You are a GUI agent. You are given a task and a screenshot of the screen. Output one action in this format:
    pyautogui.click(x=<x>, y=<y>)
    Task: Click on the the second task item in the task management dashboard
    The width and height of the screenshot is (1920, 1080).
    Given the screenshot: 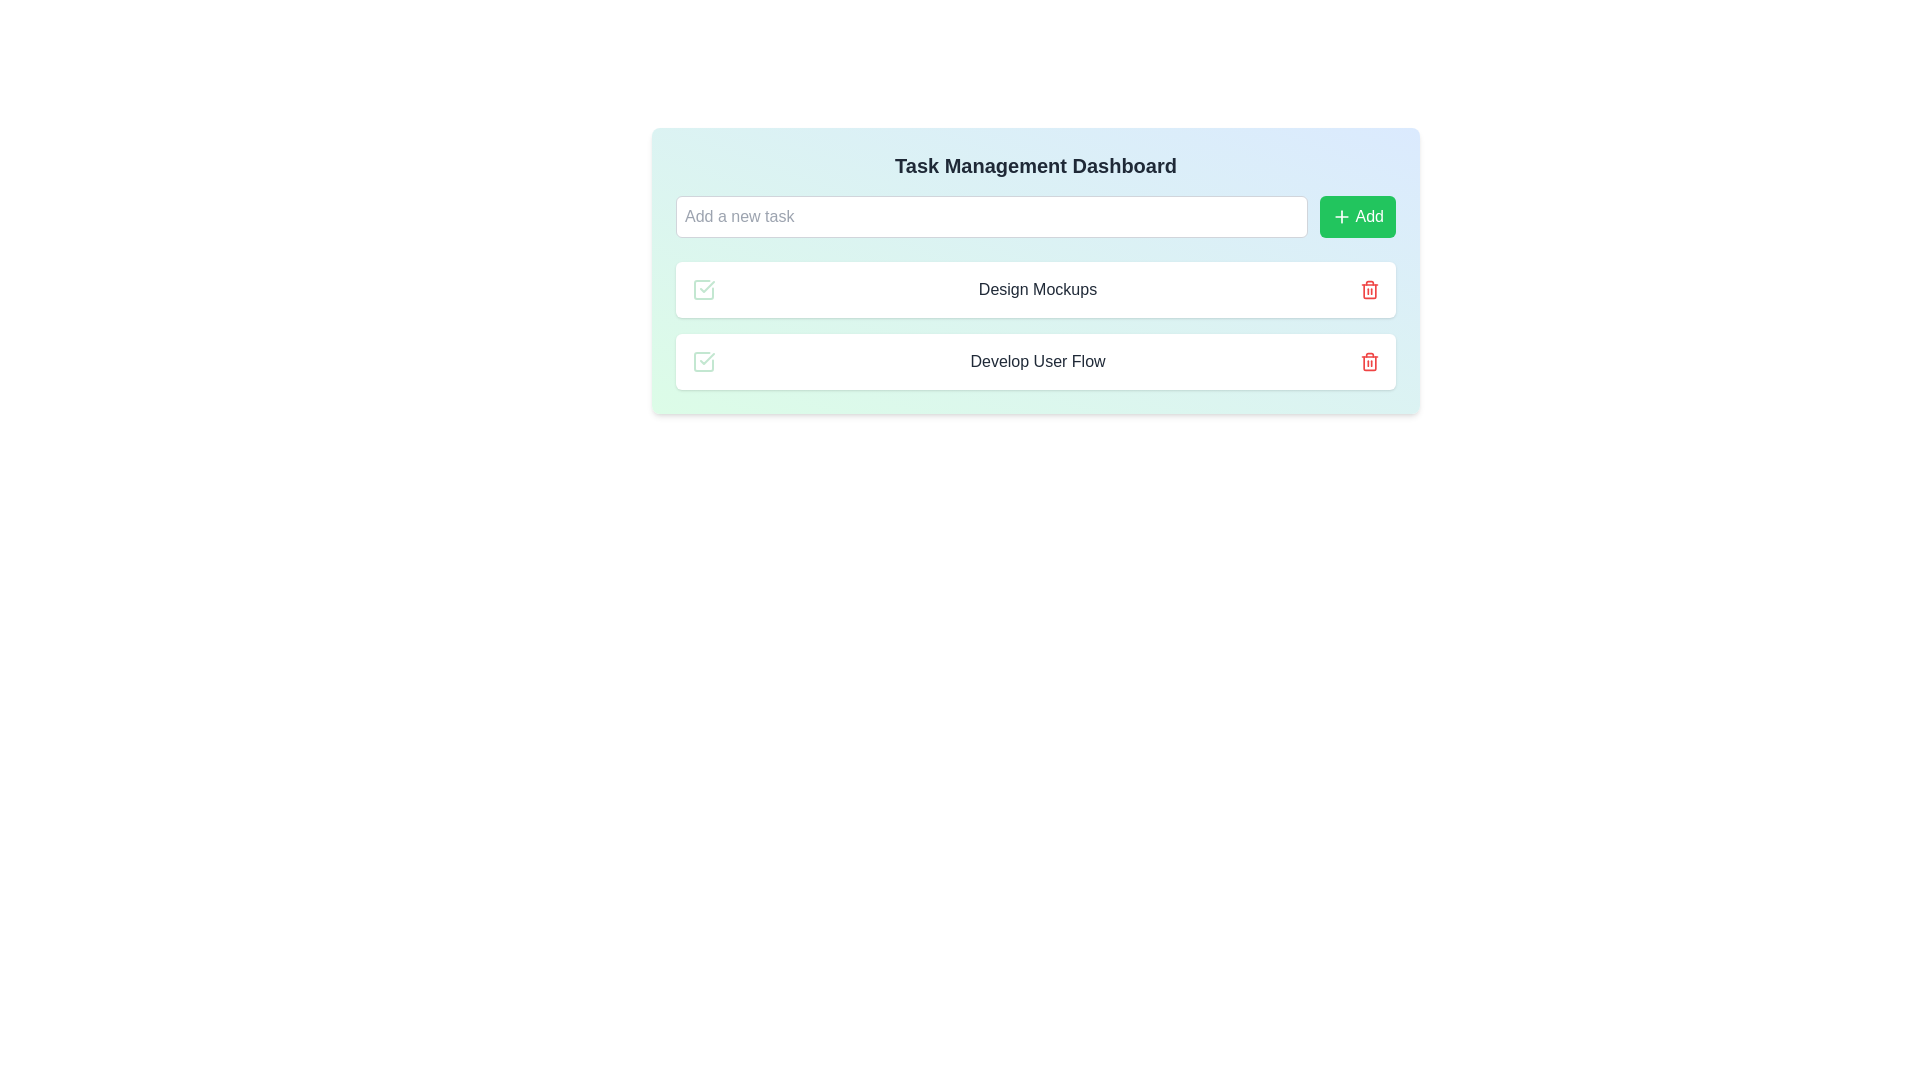 What is the action you would take?
    pyautogui.click(x=1036, y=362)
    